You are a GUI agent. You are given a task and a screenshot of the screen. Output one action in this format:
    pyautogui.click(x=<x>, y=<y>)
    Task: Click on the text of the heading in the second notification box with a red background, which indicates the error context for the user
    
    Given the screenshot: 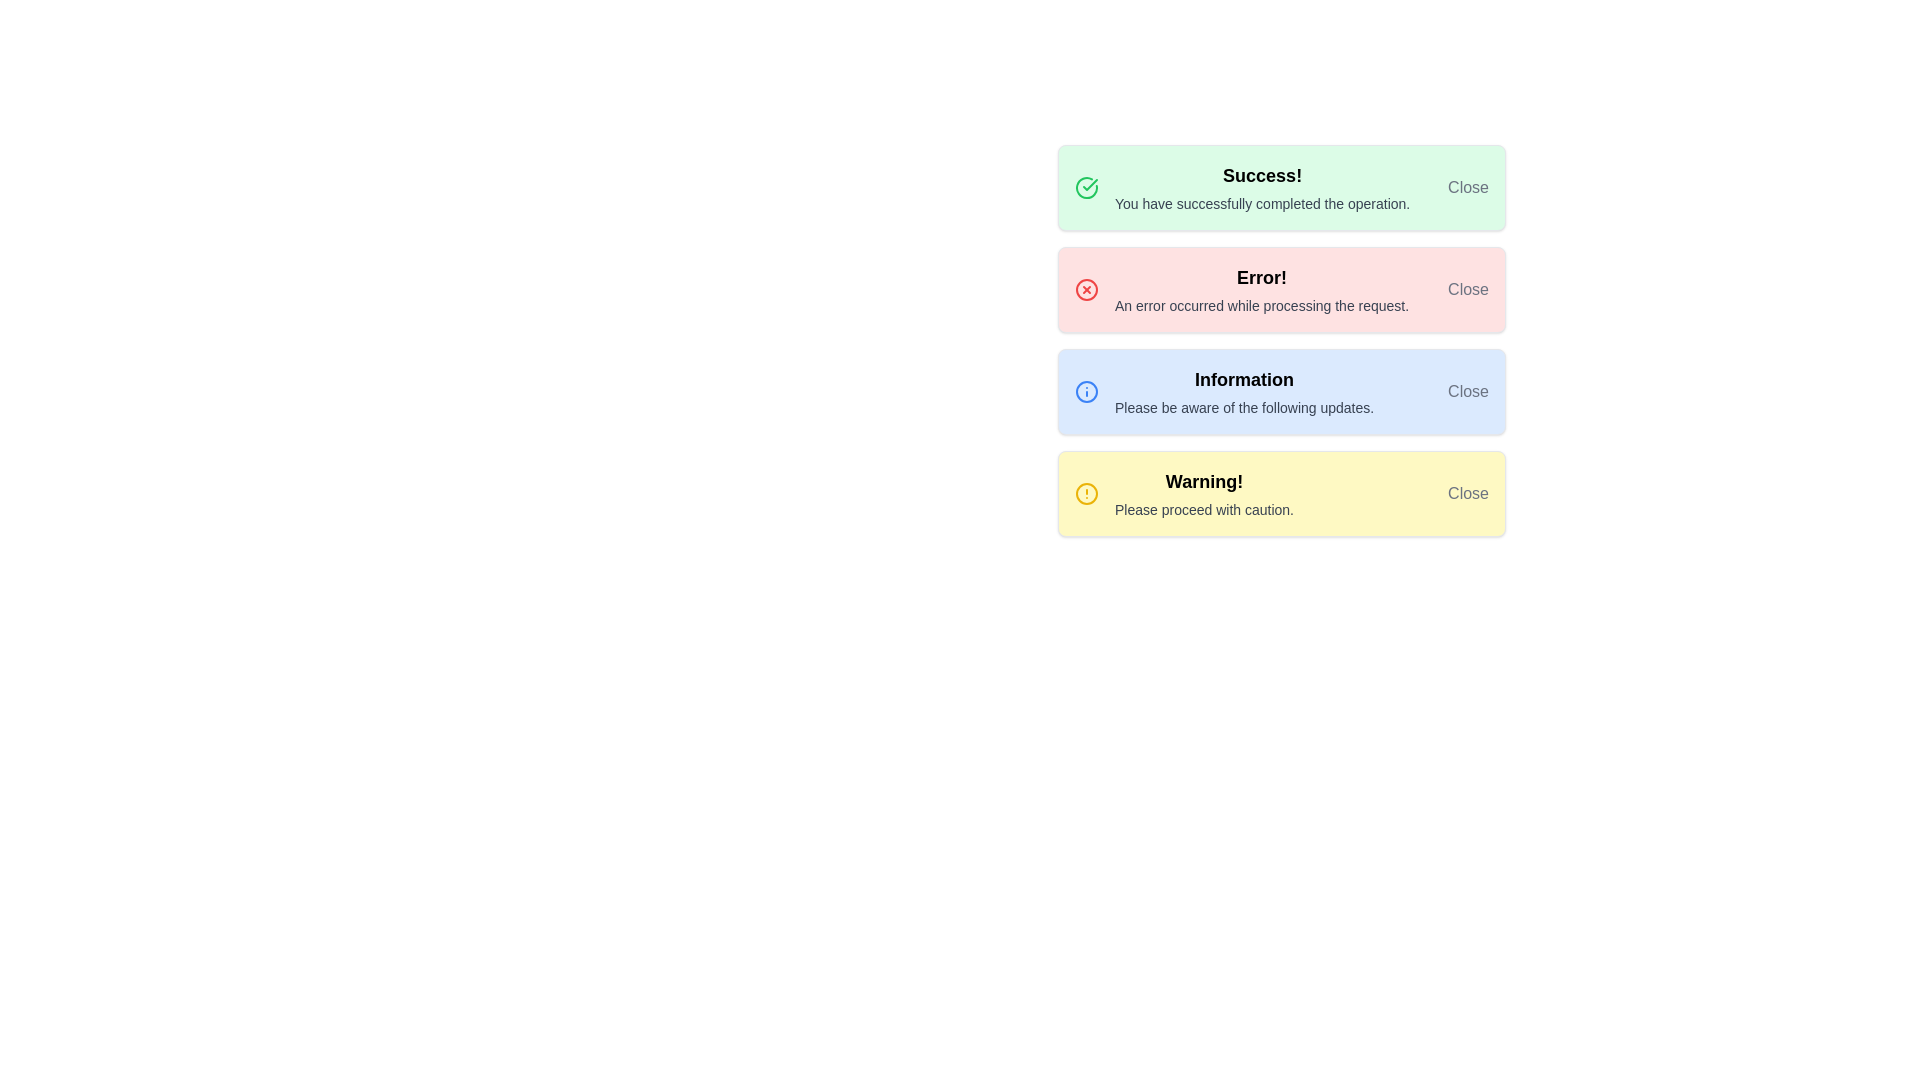 What is the action you would take?
    pyautogui.click(x=1261, y=277)
    